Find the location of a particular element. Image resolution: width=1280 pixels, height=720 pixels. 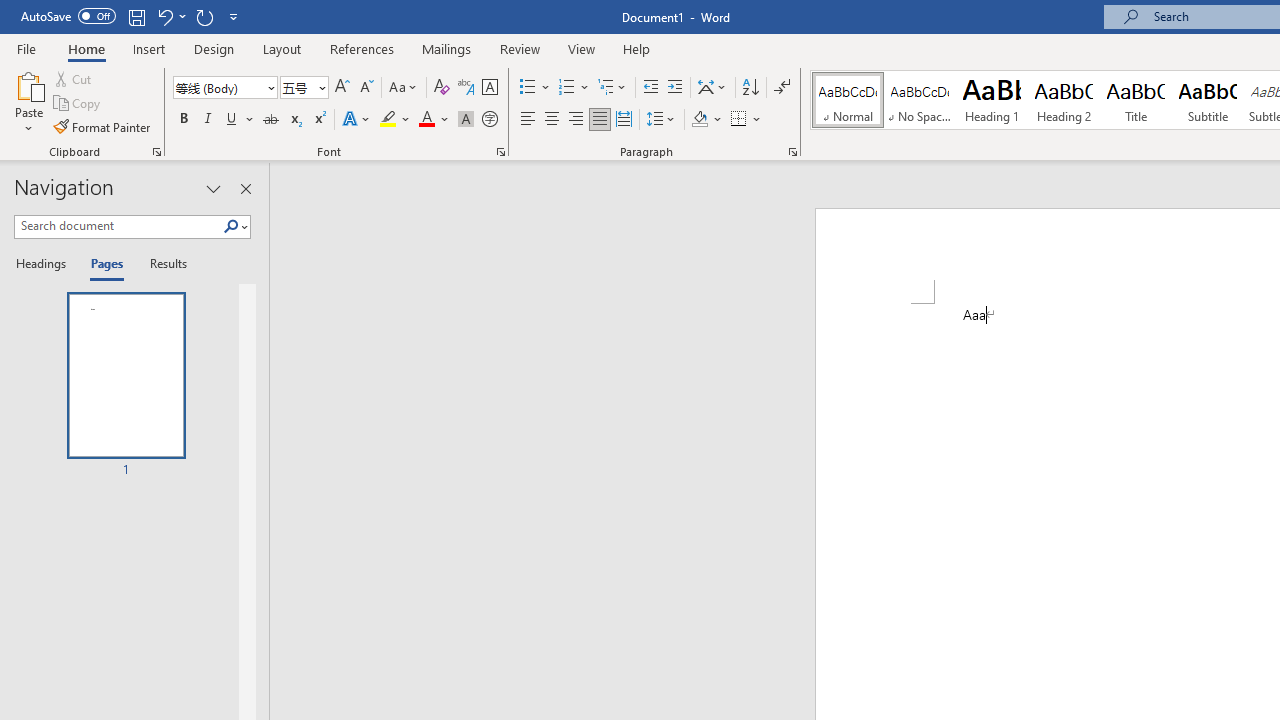

'Customize Quick Access Toolbar' is located at coordinates (234, 16).